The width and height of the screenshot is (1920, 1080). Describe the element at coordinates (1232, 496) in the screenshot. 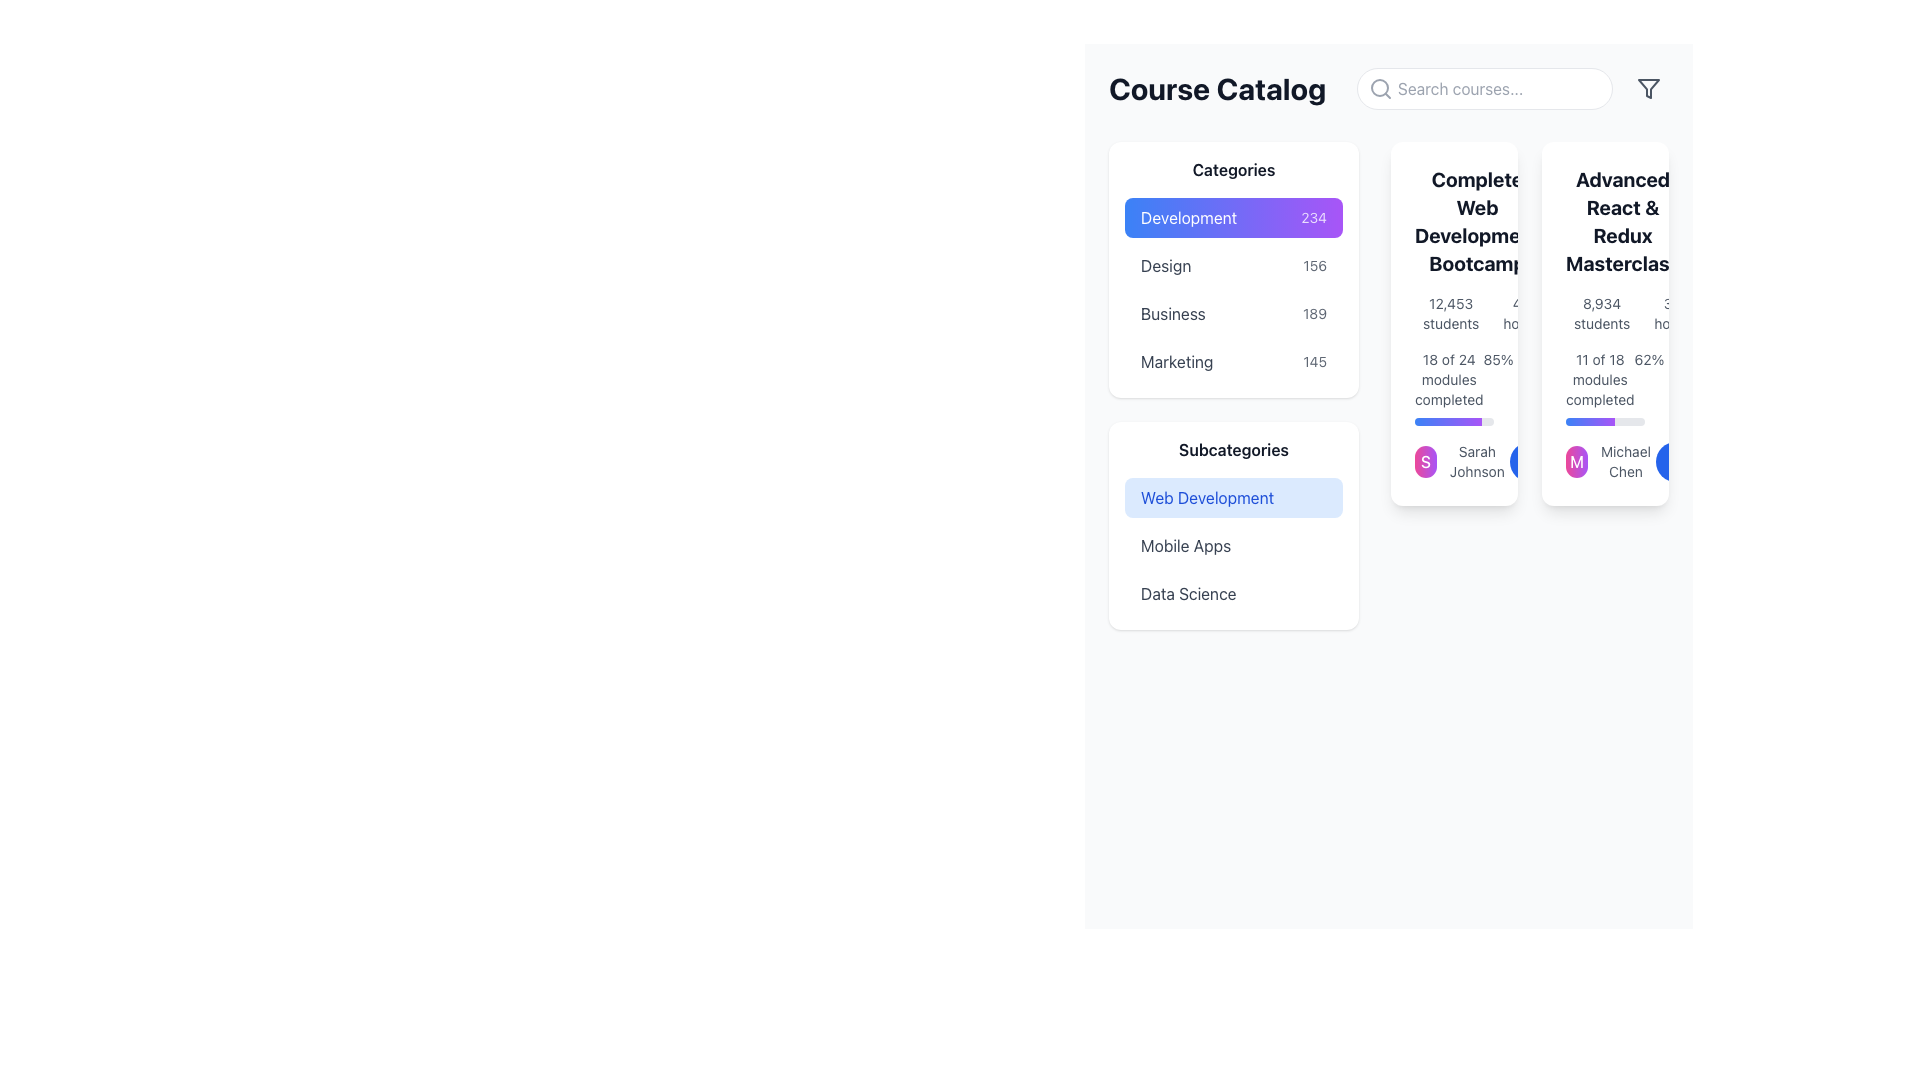

I see `the 'Web Development' button, which is a light blue rectangular button with bold blue text, located under the 'Subcategories' section` at that location.